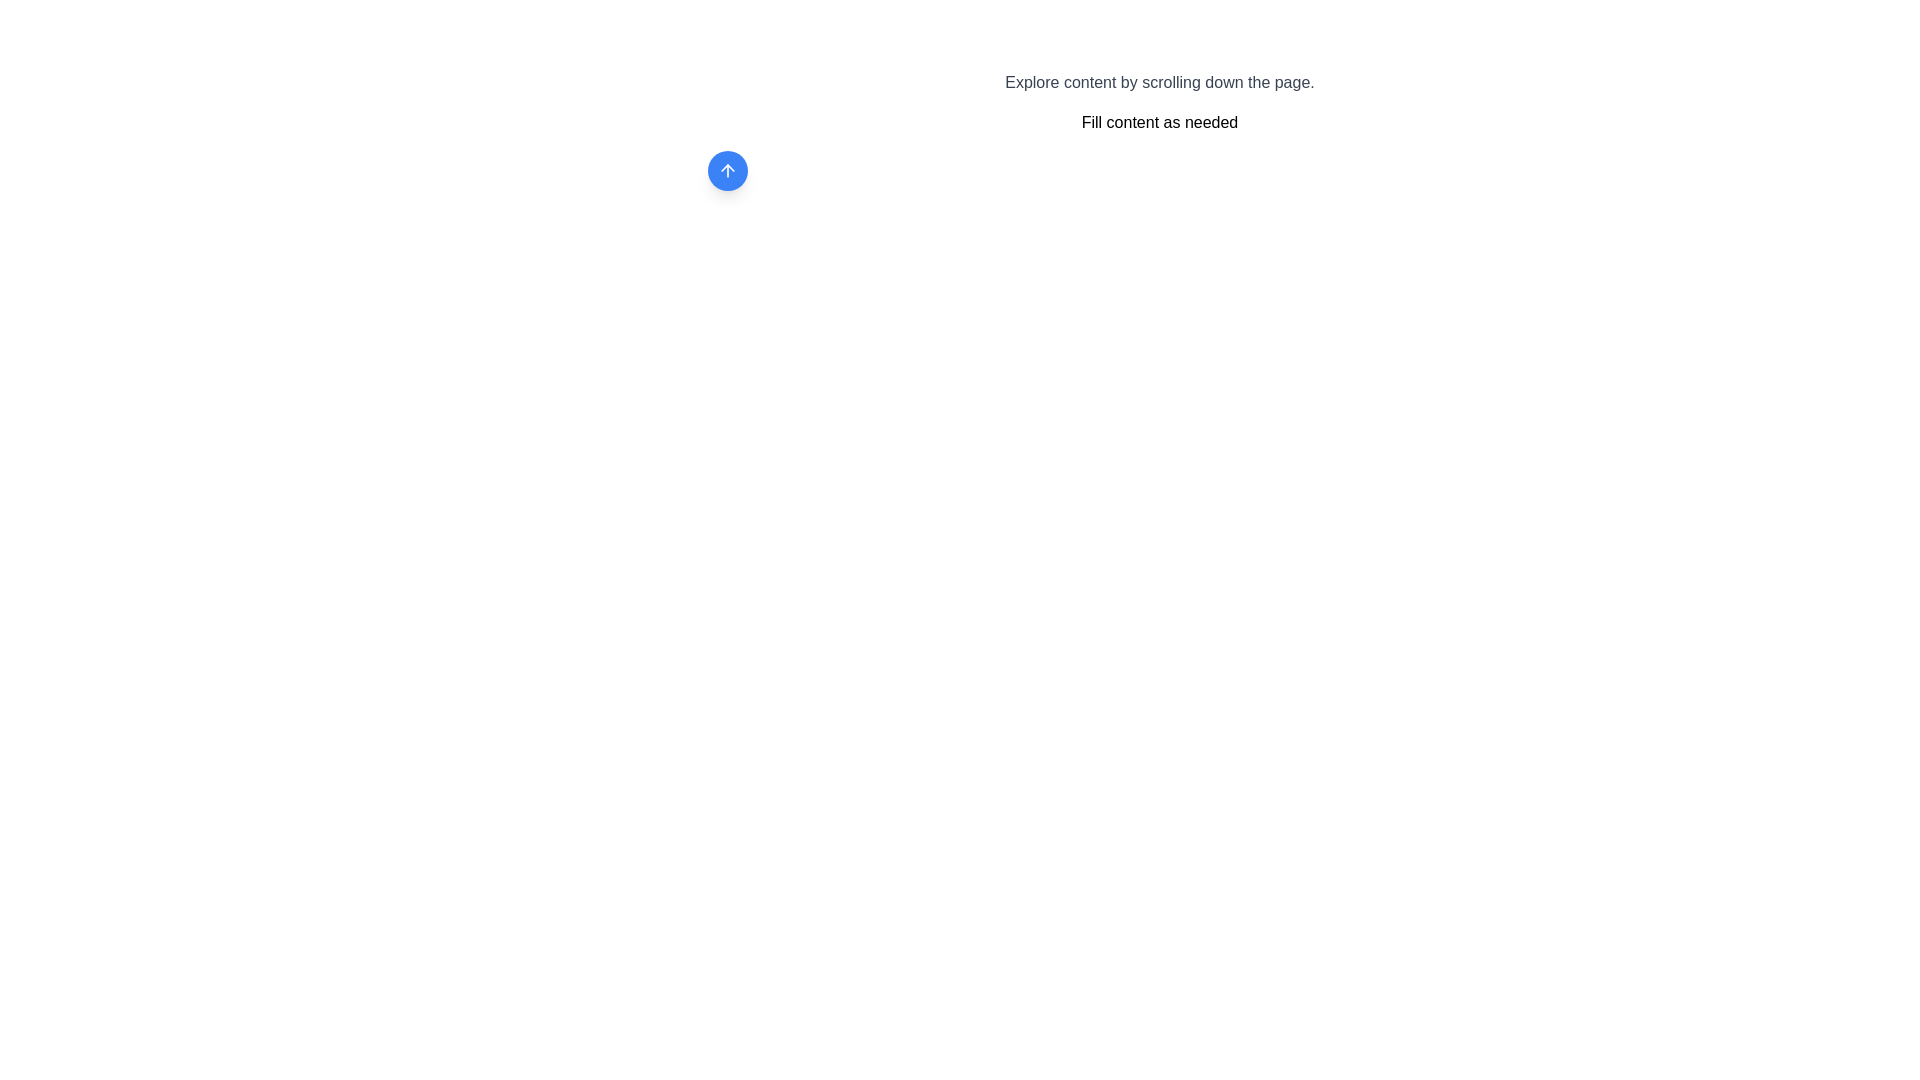 This screenshot has height=1080, width=1920. Describe the element at coordinates (727, 169) in the screenshot. I see `the upward direction icon located at the center of the circular button positioned towards the left-center region of the interface` at that location.